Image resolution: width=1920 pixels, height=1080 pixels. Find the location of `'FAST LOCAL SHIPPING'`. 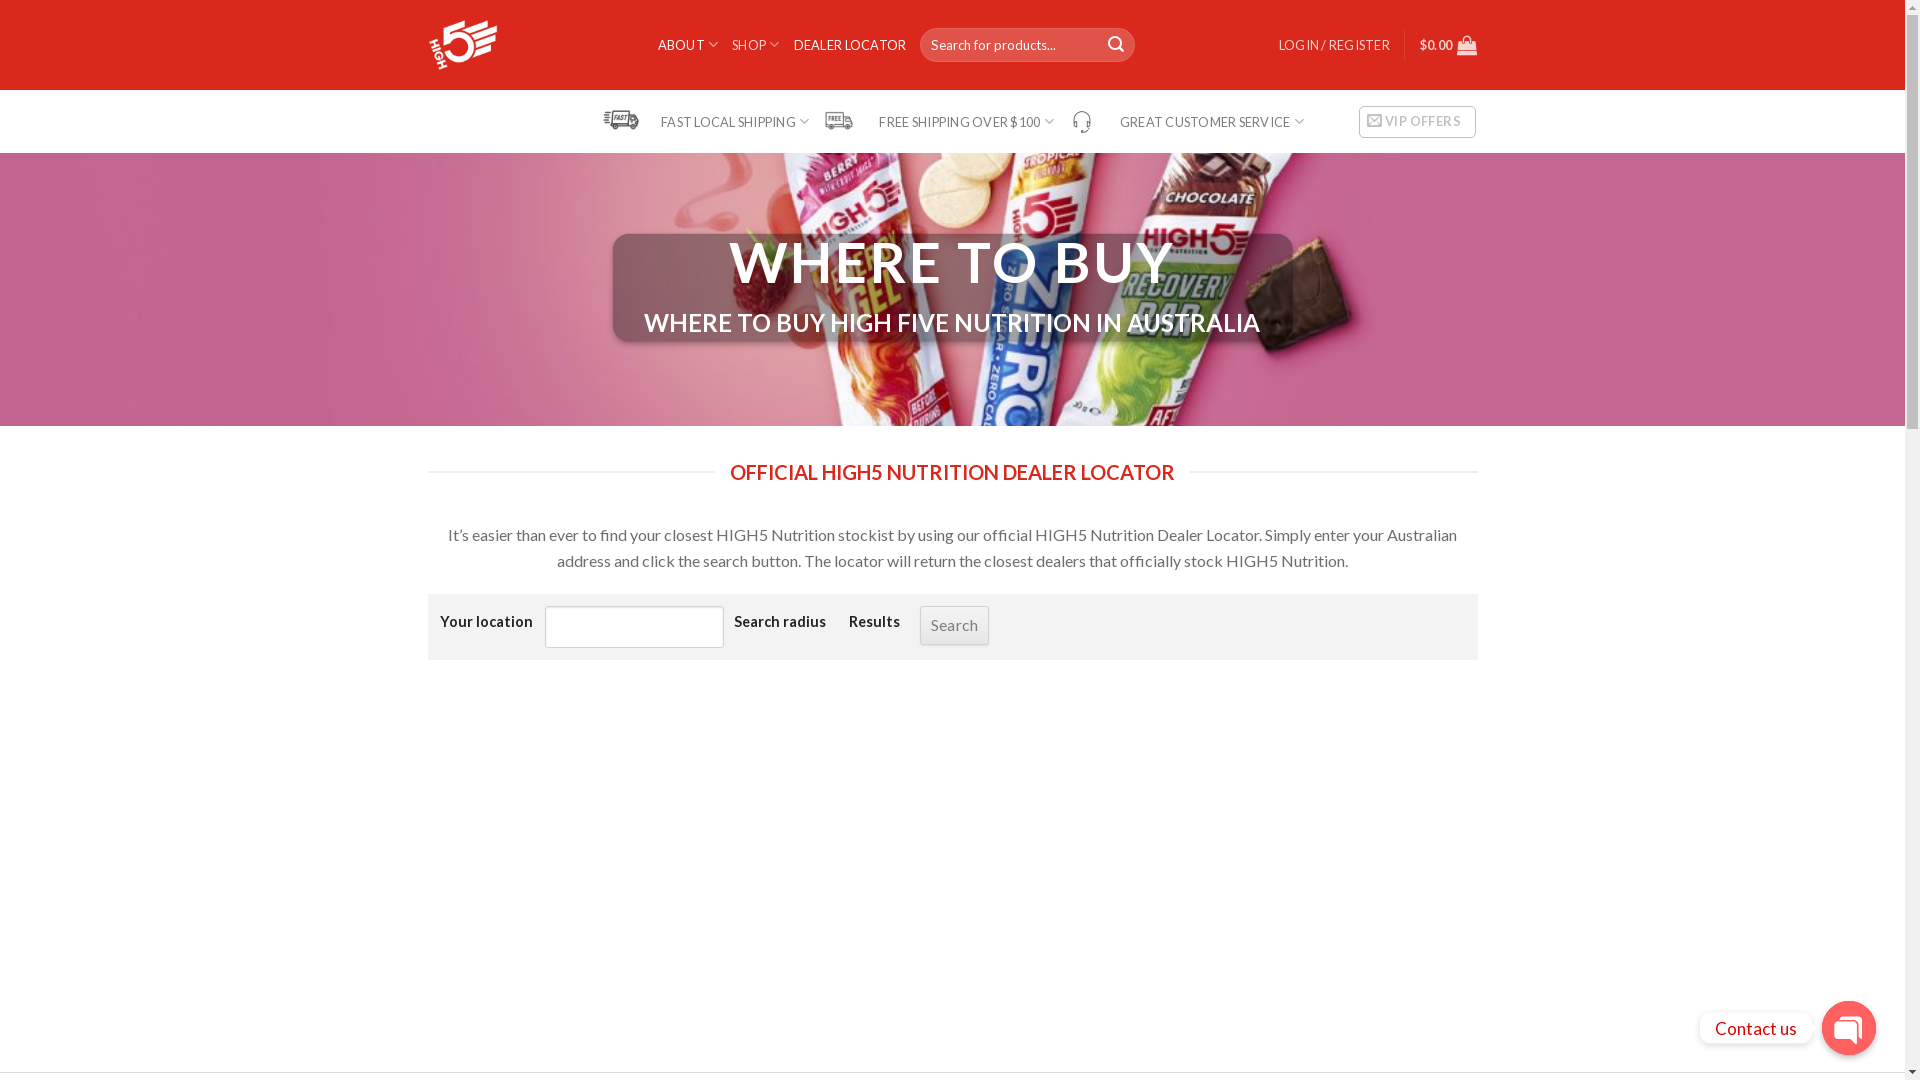

'FAST LOCAL SHIPPING' is located at coordinates (705, 121).